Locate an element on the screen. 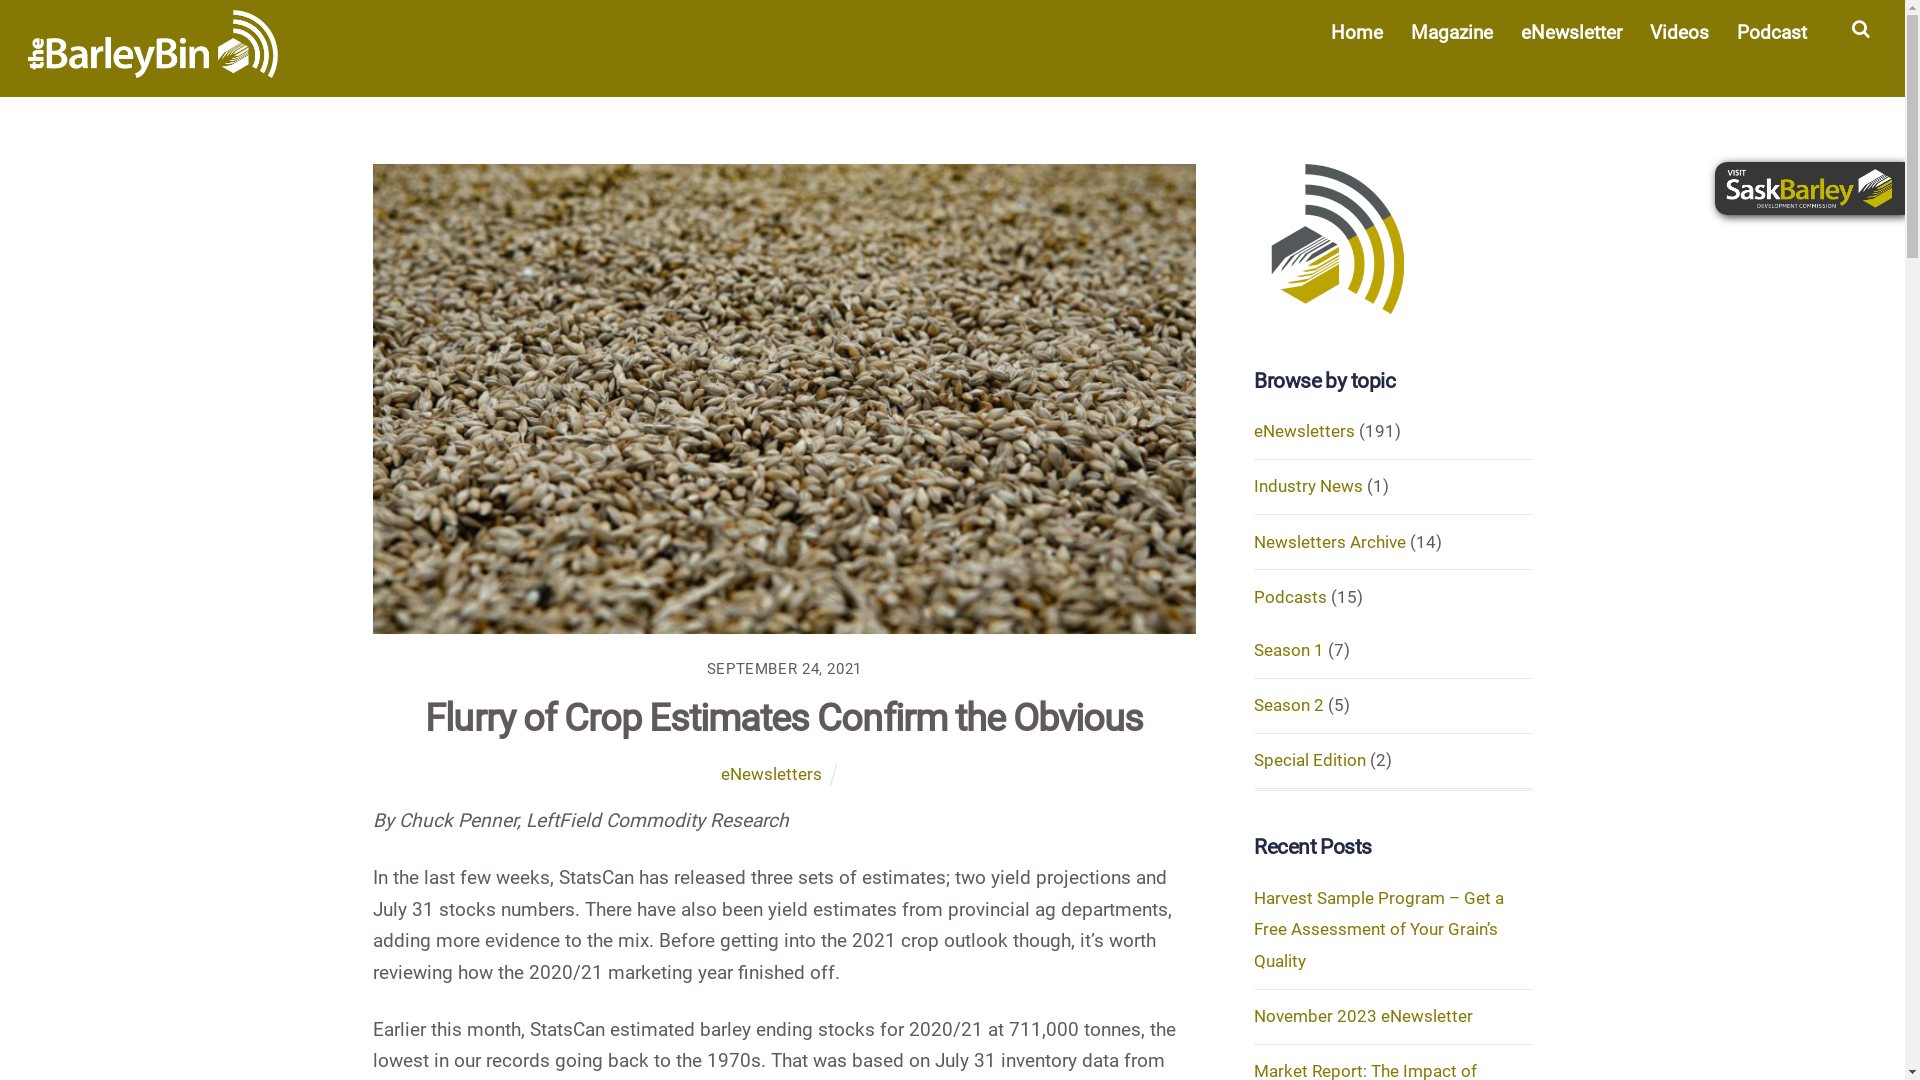  'Home' is located at coordinates (1356, 32).